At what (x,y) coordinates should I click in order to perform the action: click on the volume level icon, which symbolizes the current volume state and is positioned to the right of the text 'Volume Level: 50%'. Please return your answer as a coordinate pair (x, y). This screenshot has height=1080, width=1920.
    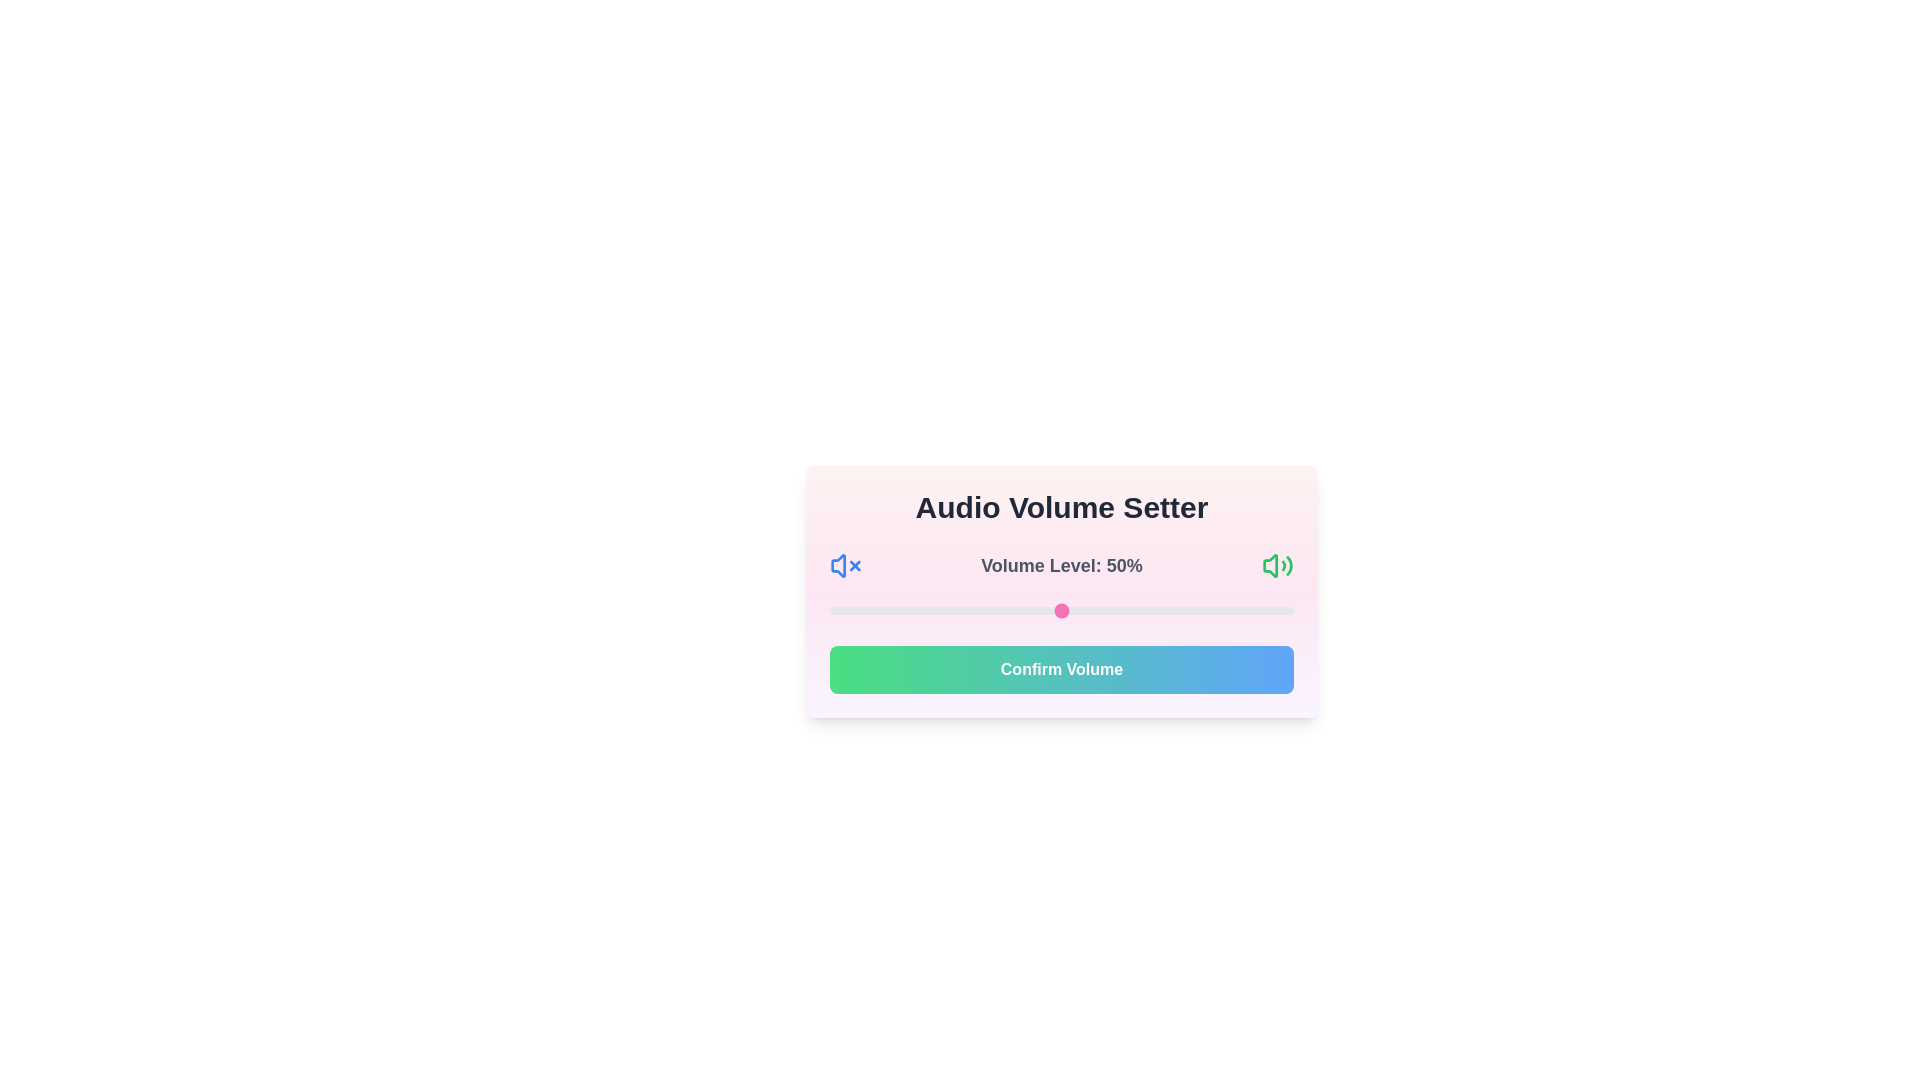
    Looking at the image, I should click on (1276, 566).